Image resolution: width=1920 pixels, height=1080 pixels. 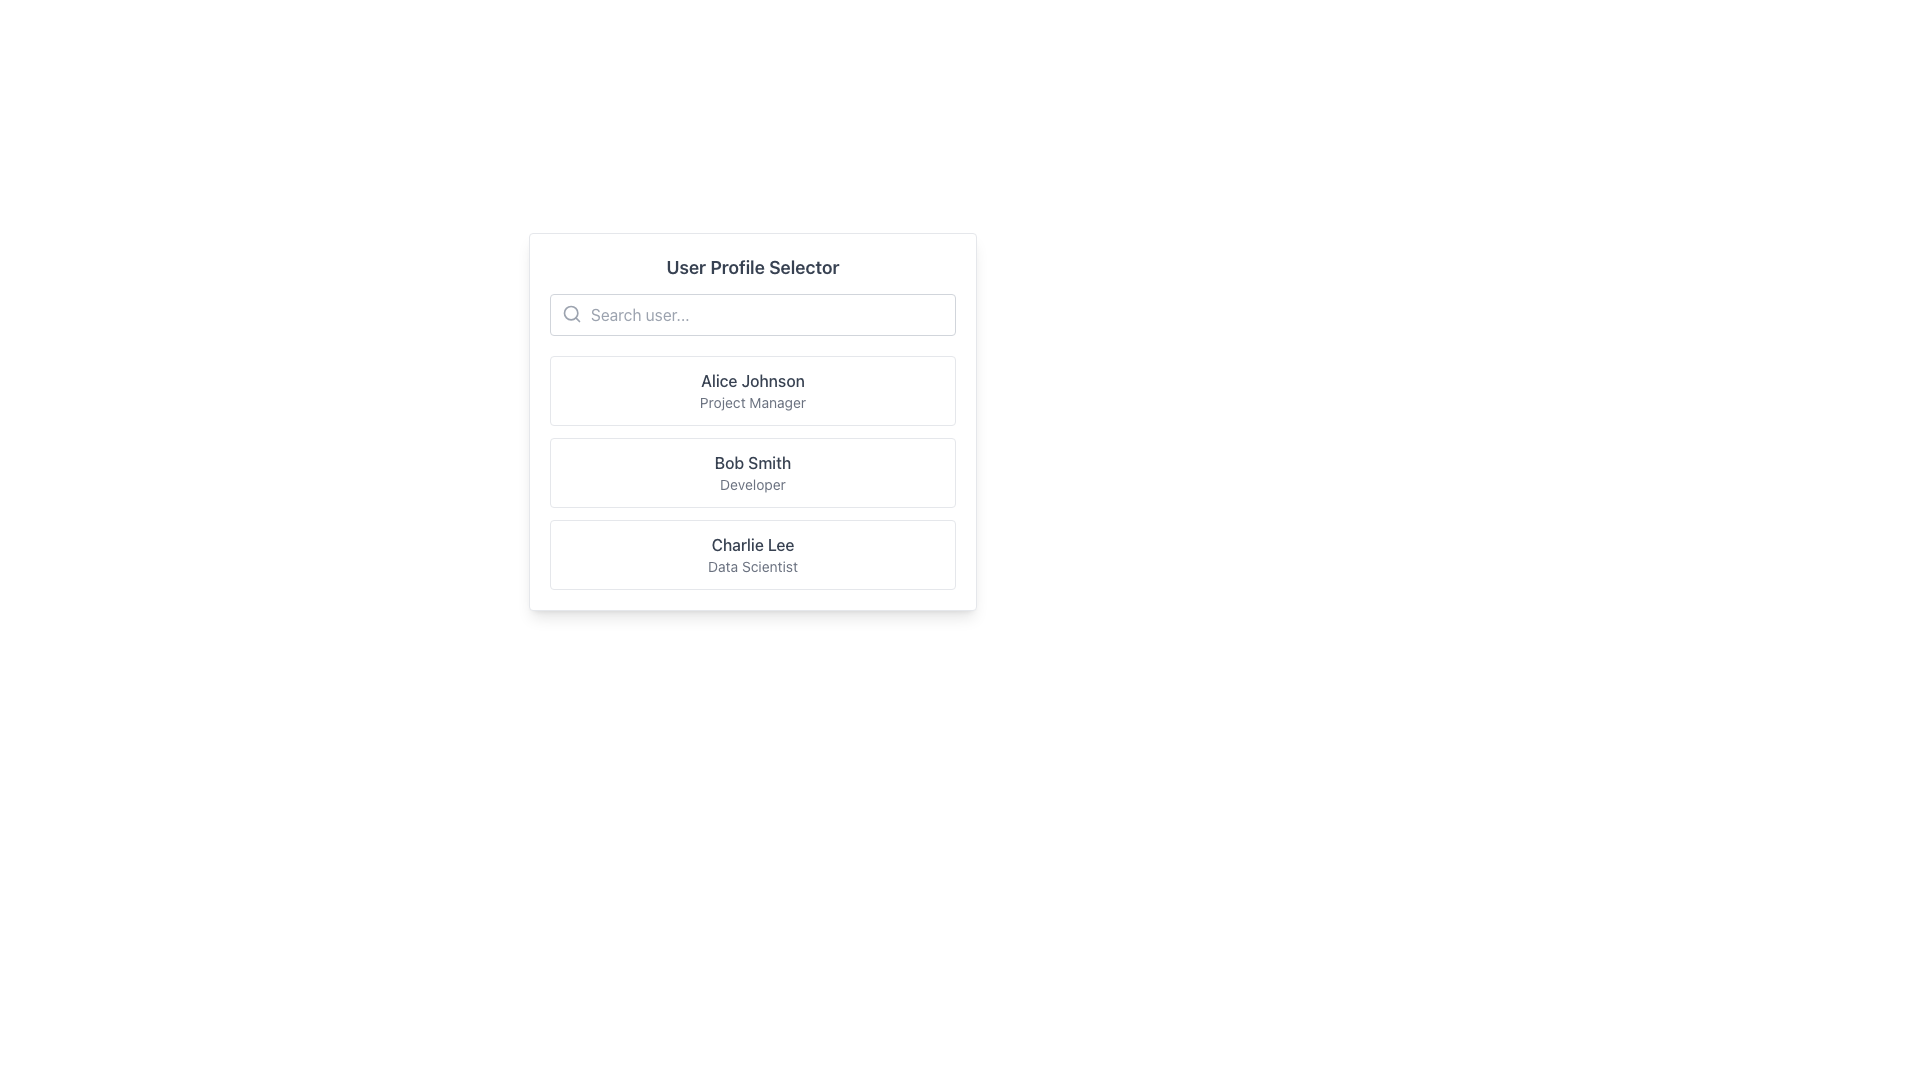 I want to click on the first user profile's text display to trigger a detailed view of the user information, so click(x=752, y=390).